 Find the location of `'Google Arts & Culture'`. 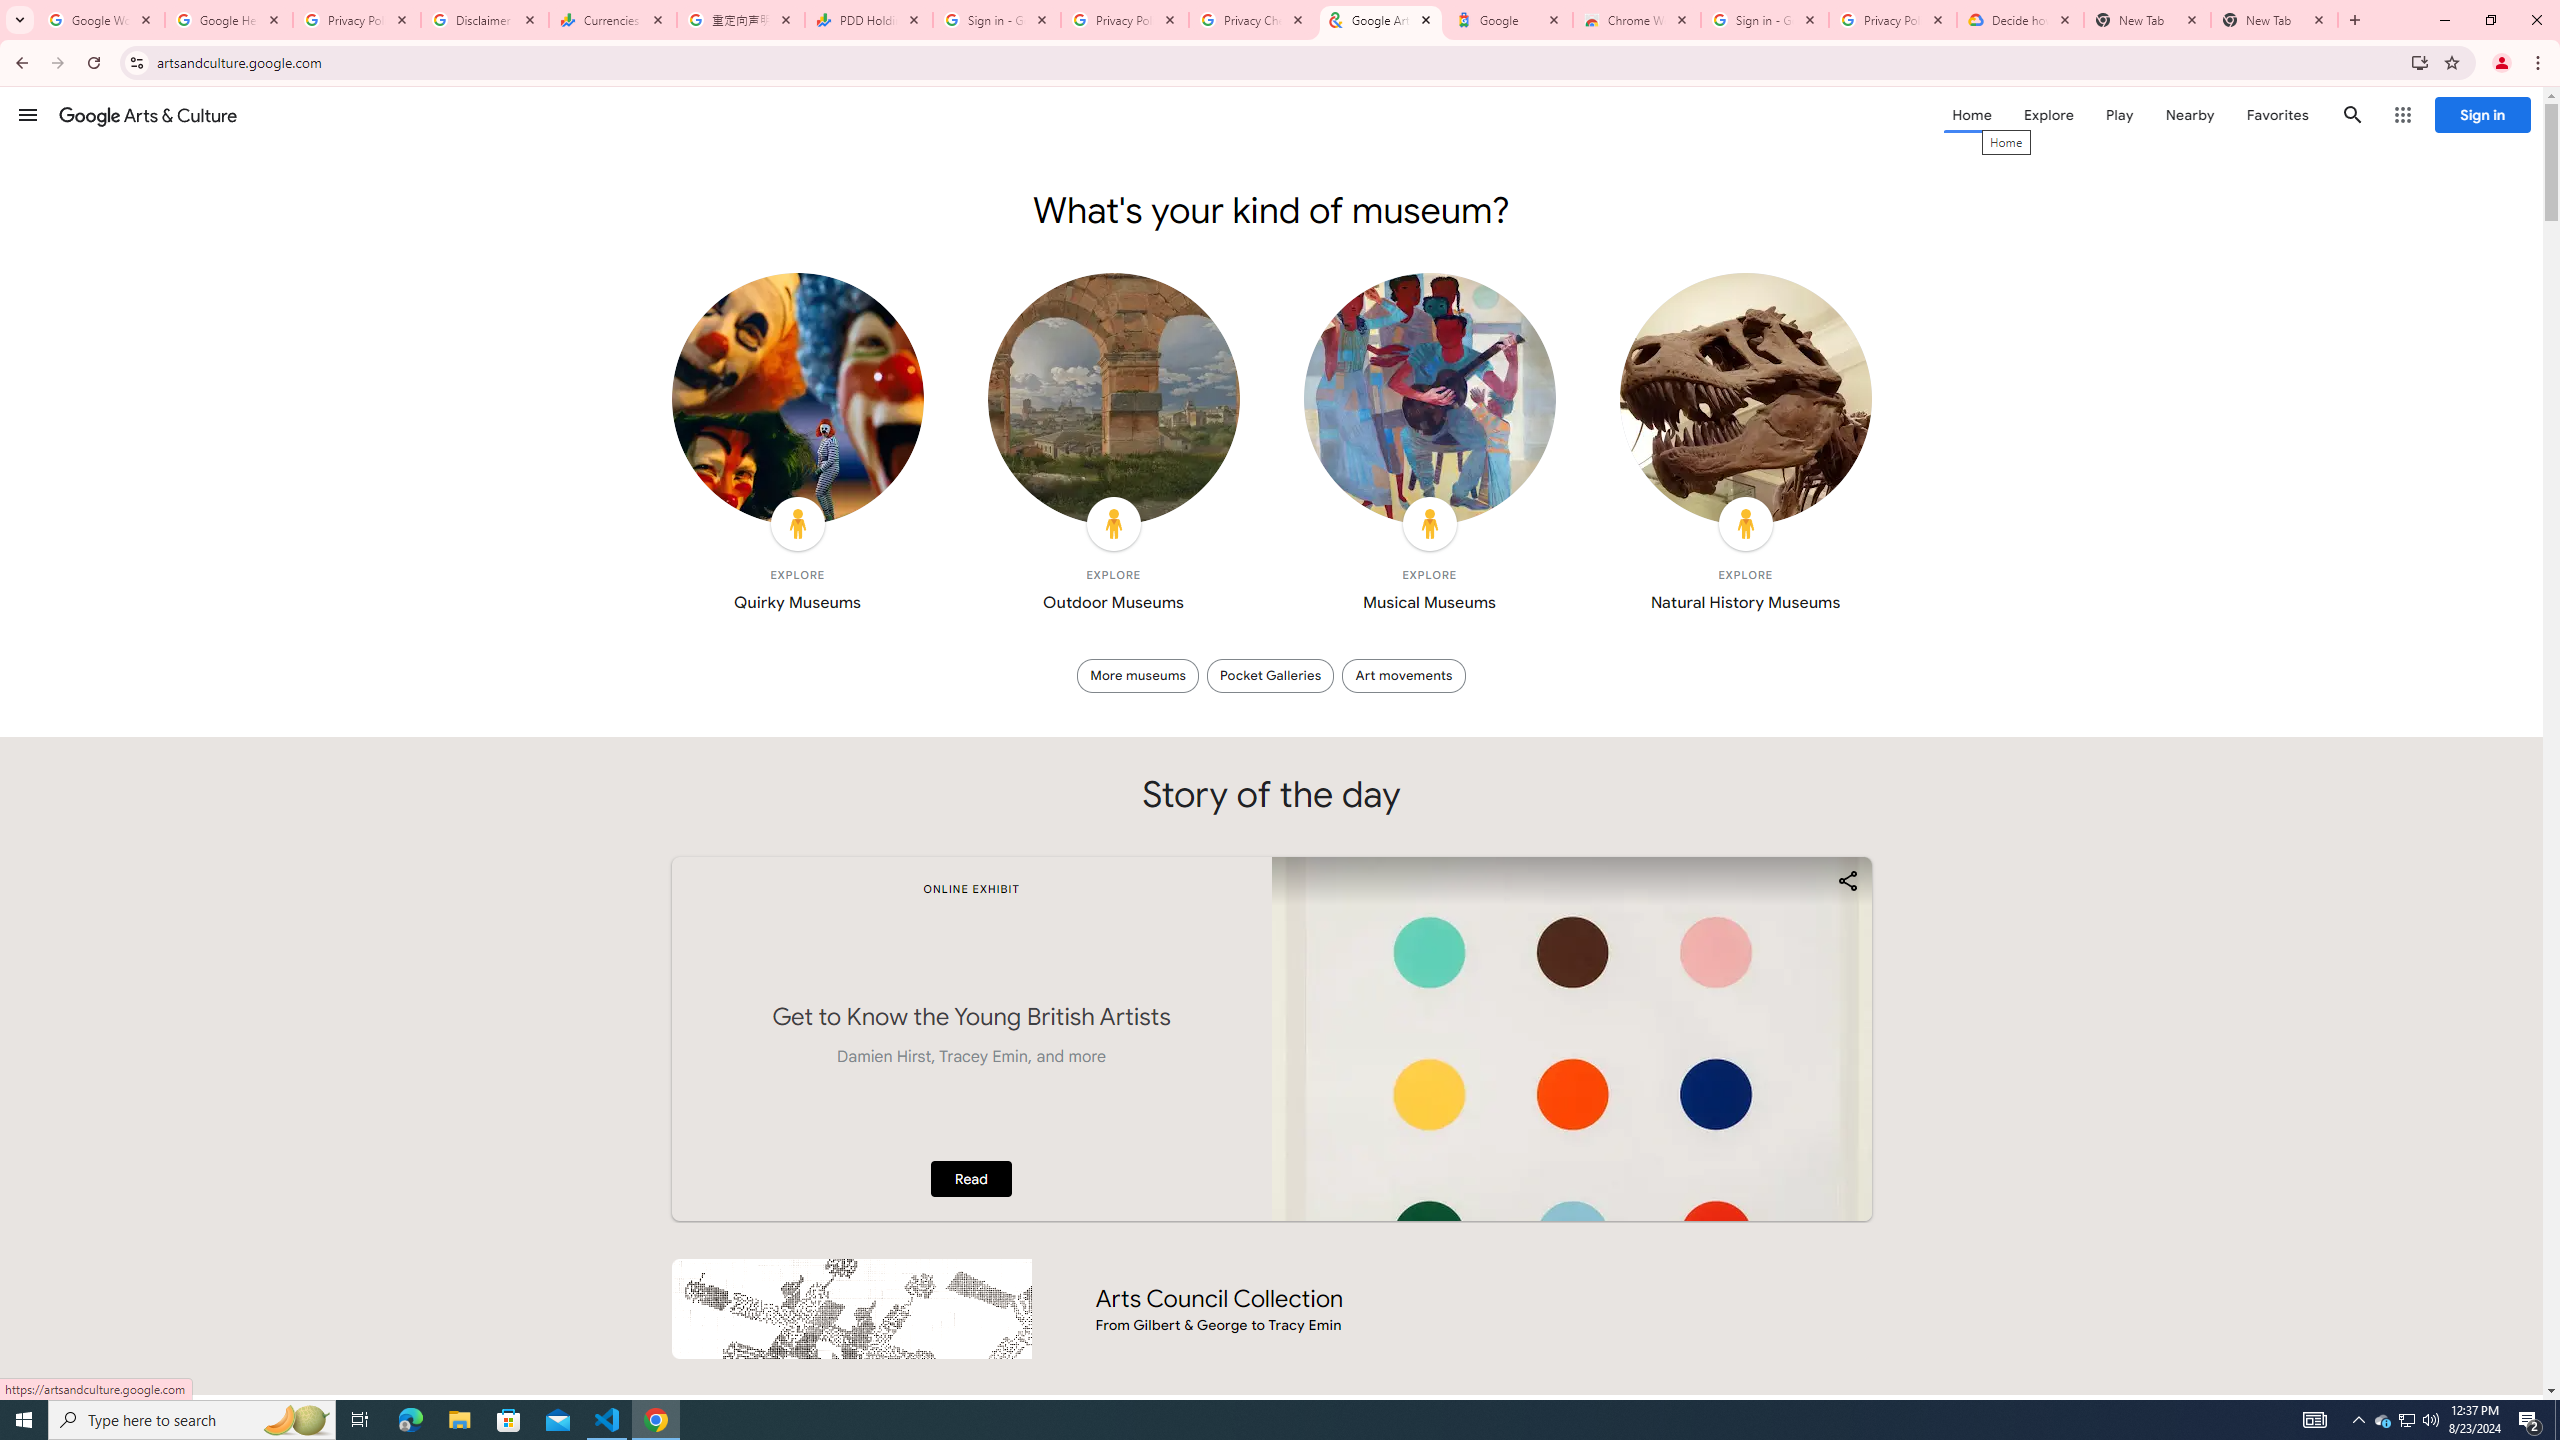

'Google Arts & Culture' is located at coordinates (147, 114).